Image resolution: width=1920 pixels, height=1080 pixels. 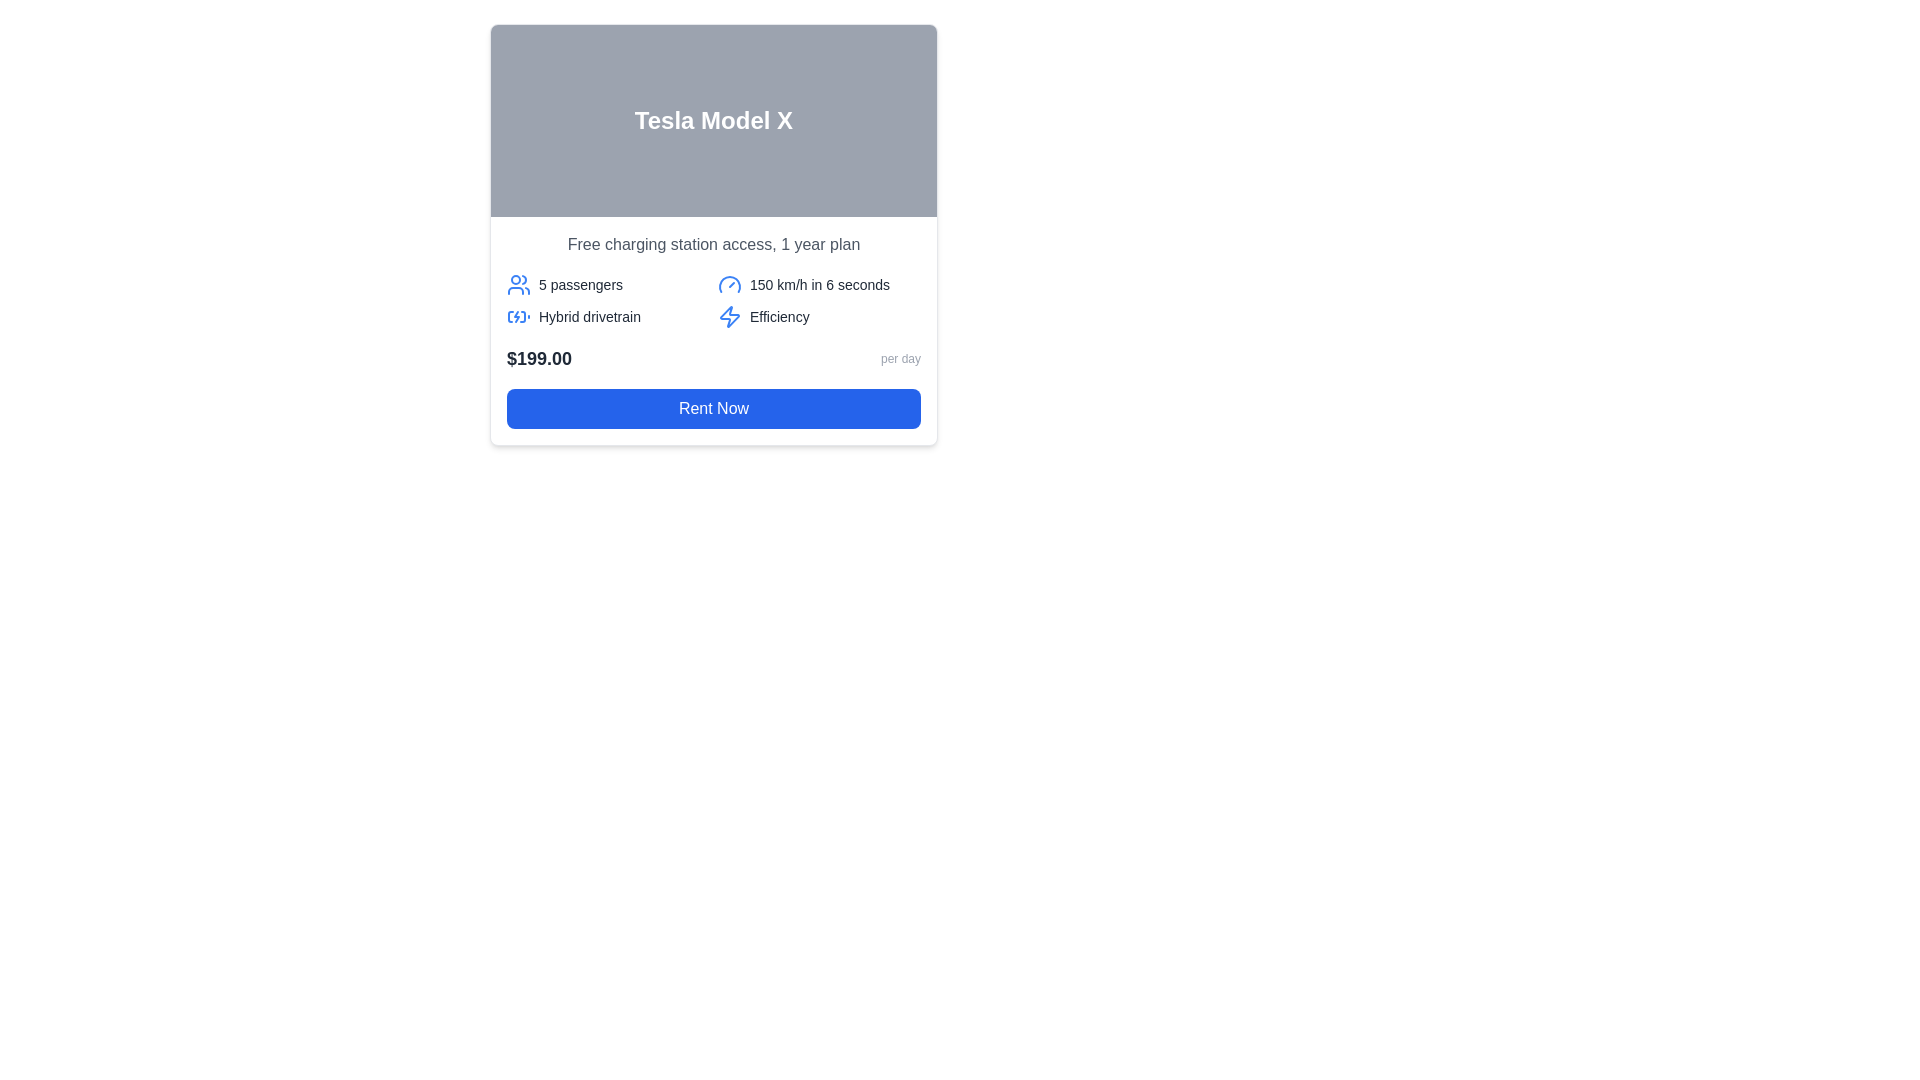 What do you see at coordinates (579, 285) in the screenshot?
I see `the text element displaying '5 passengers', which is located in the upper-middle area of the card, to the right of the passenger icon` at bounding box center [579, 285].